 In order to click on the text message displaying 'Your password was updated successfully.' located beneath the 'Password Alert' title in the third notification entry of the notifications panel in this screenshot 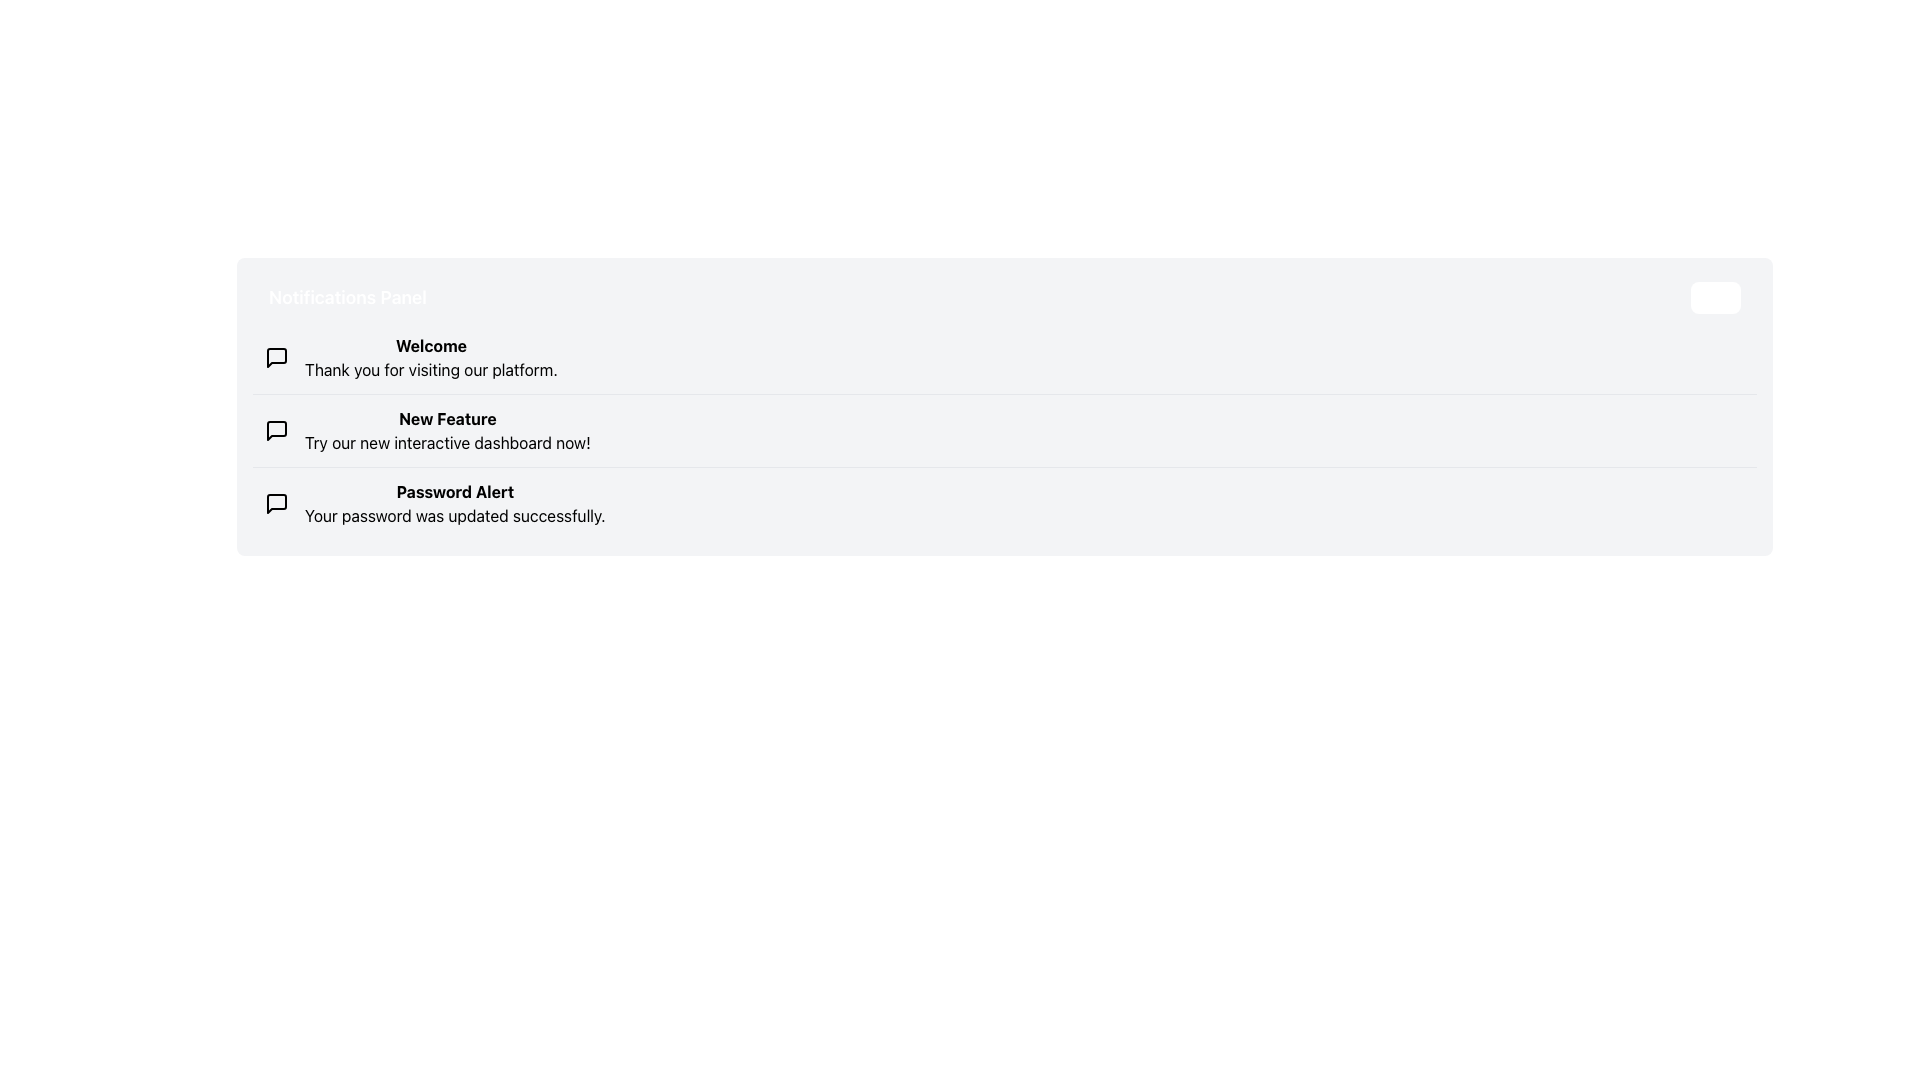, I will do `click(454, 515)`.